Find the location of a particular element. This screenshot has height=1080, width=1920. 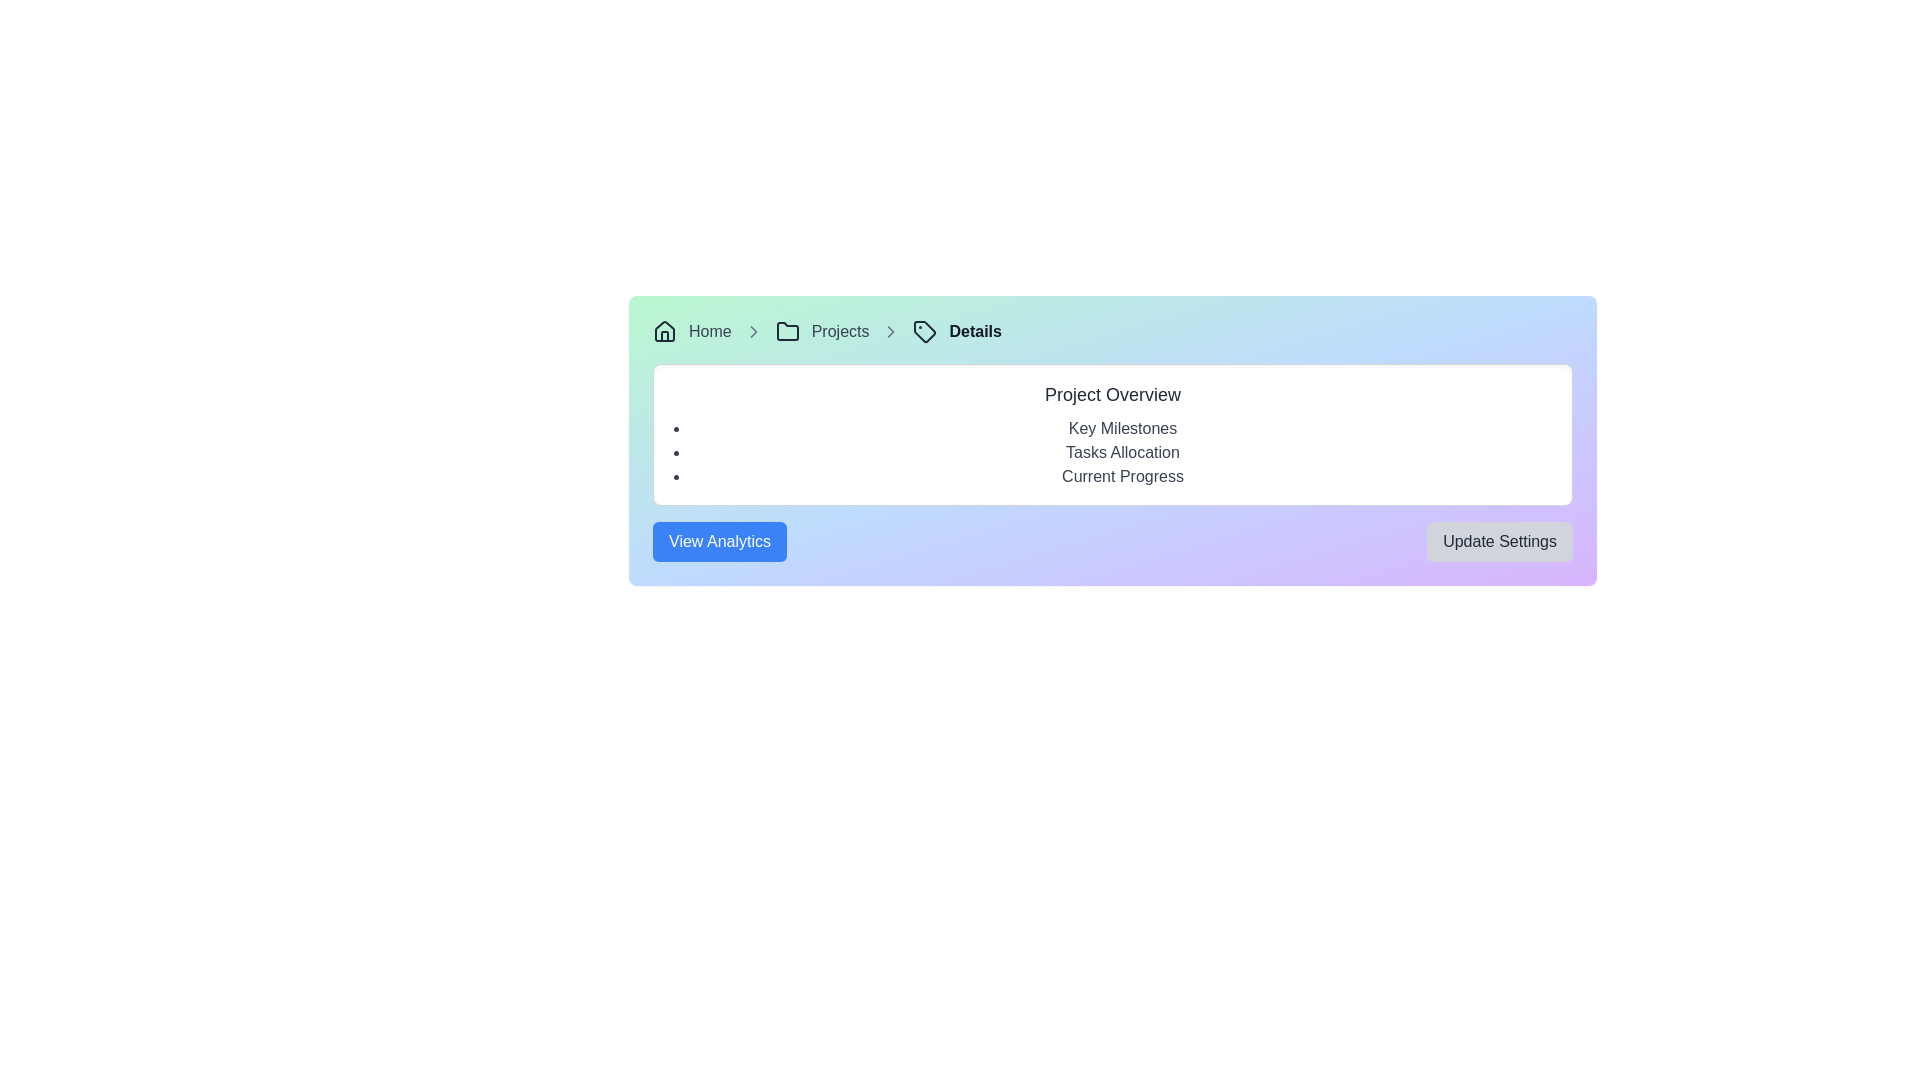

the third Text Label under the 'Project Overview' heading, which displays progress-related details is located at coordinates (1123, 477).